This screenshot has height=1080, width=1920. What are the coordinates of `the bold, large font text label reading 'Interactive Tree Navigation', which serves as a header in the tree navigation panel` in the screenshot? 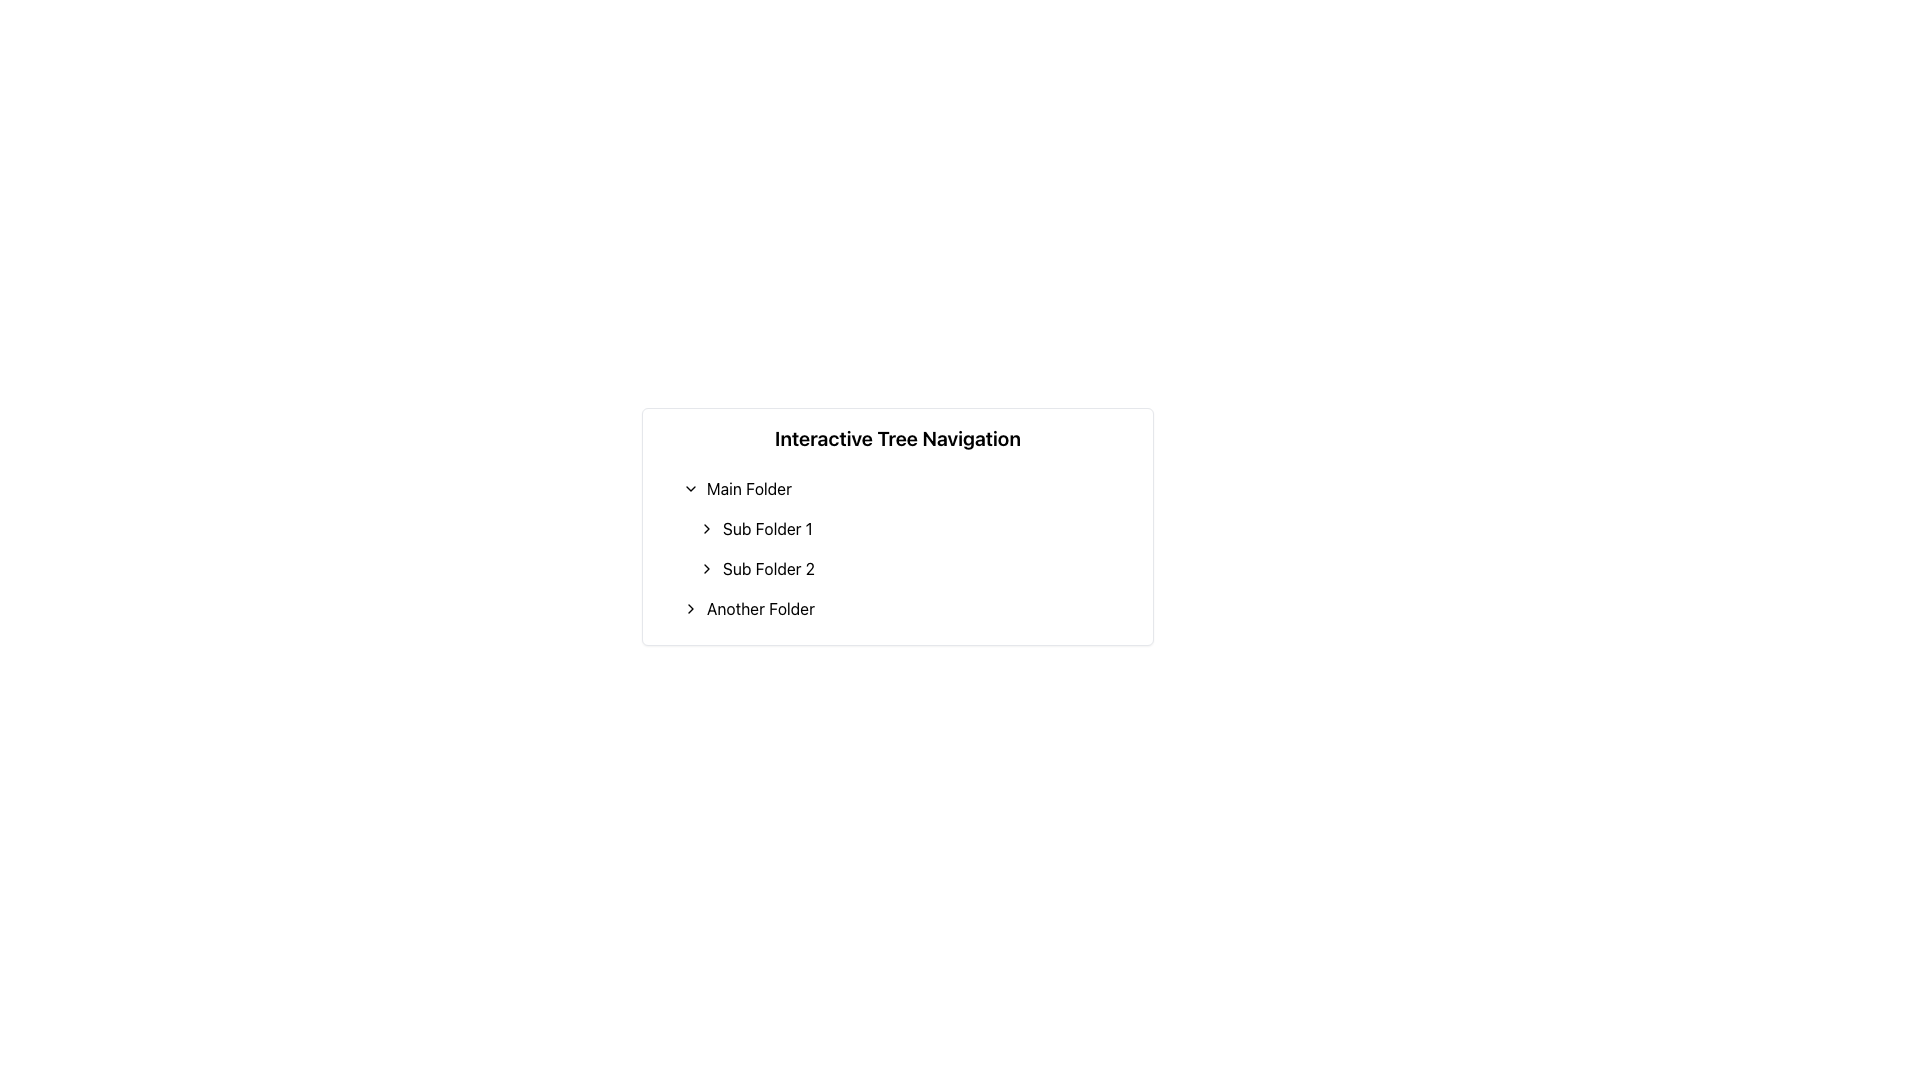 It's located at (896, 438).